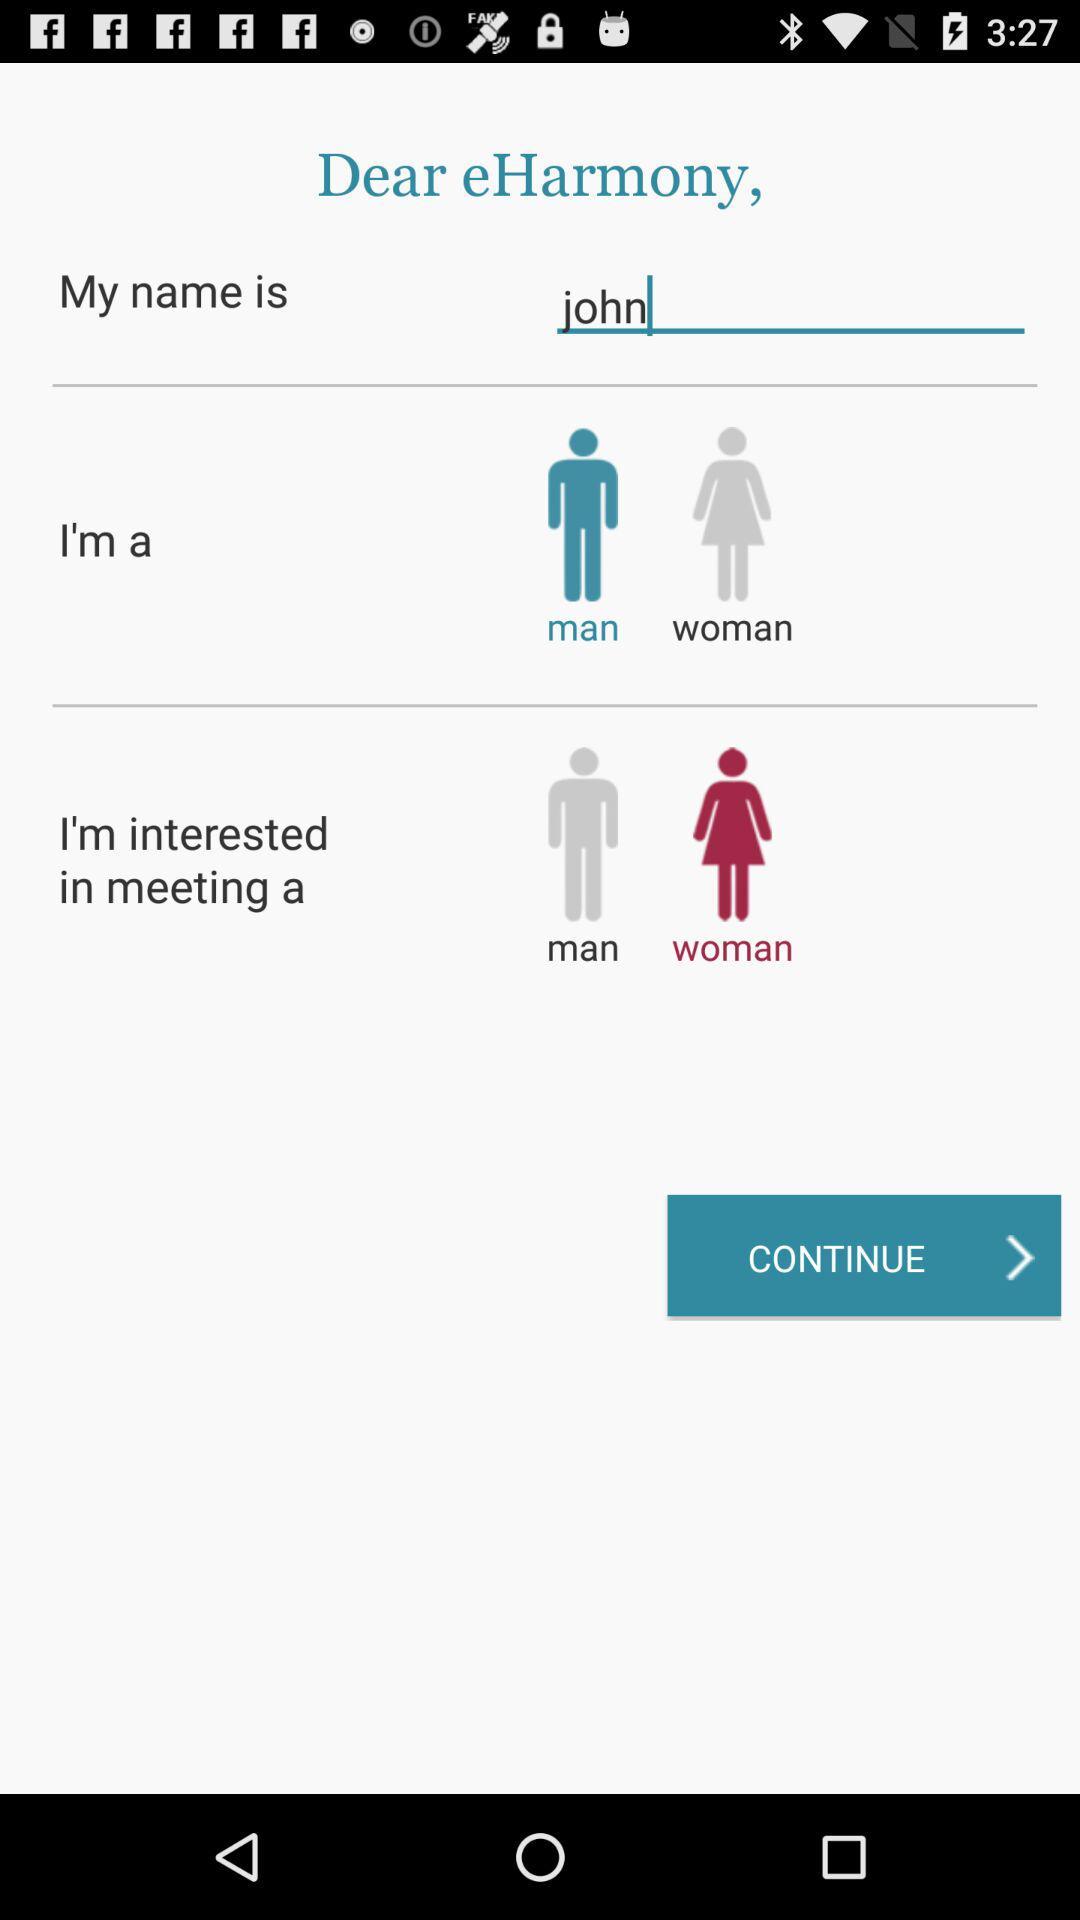  I want to click on the item to the right of the my name is, so click(789, 304).